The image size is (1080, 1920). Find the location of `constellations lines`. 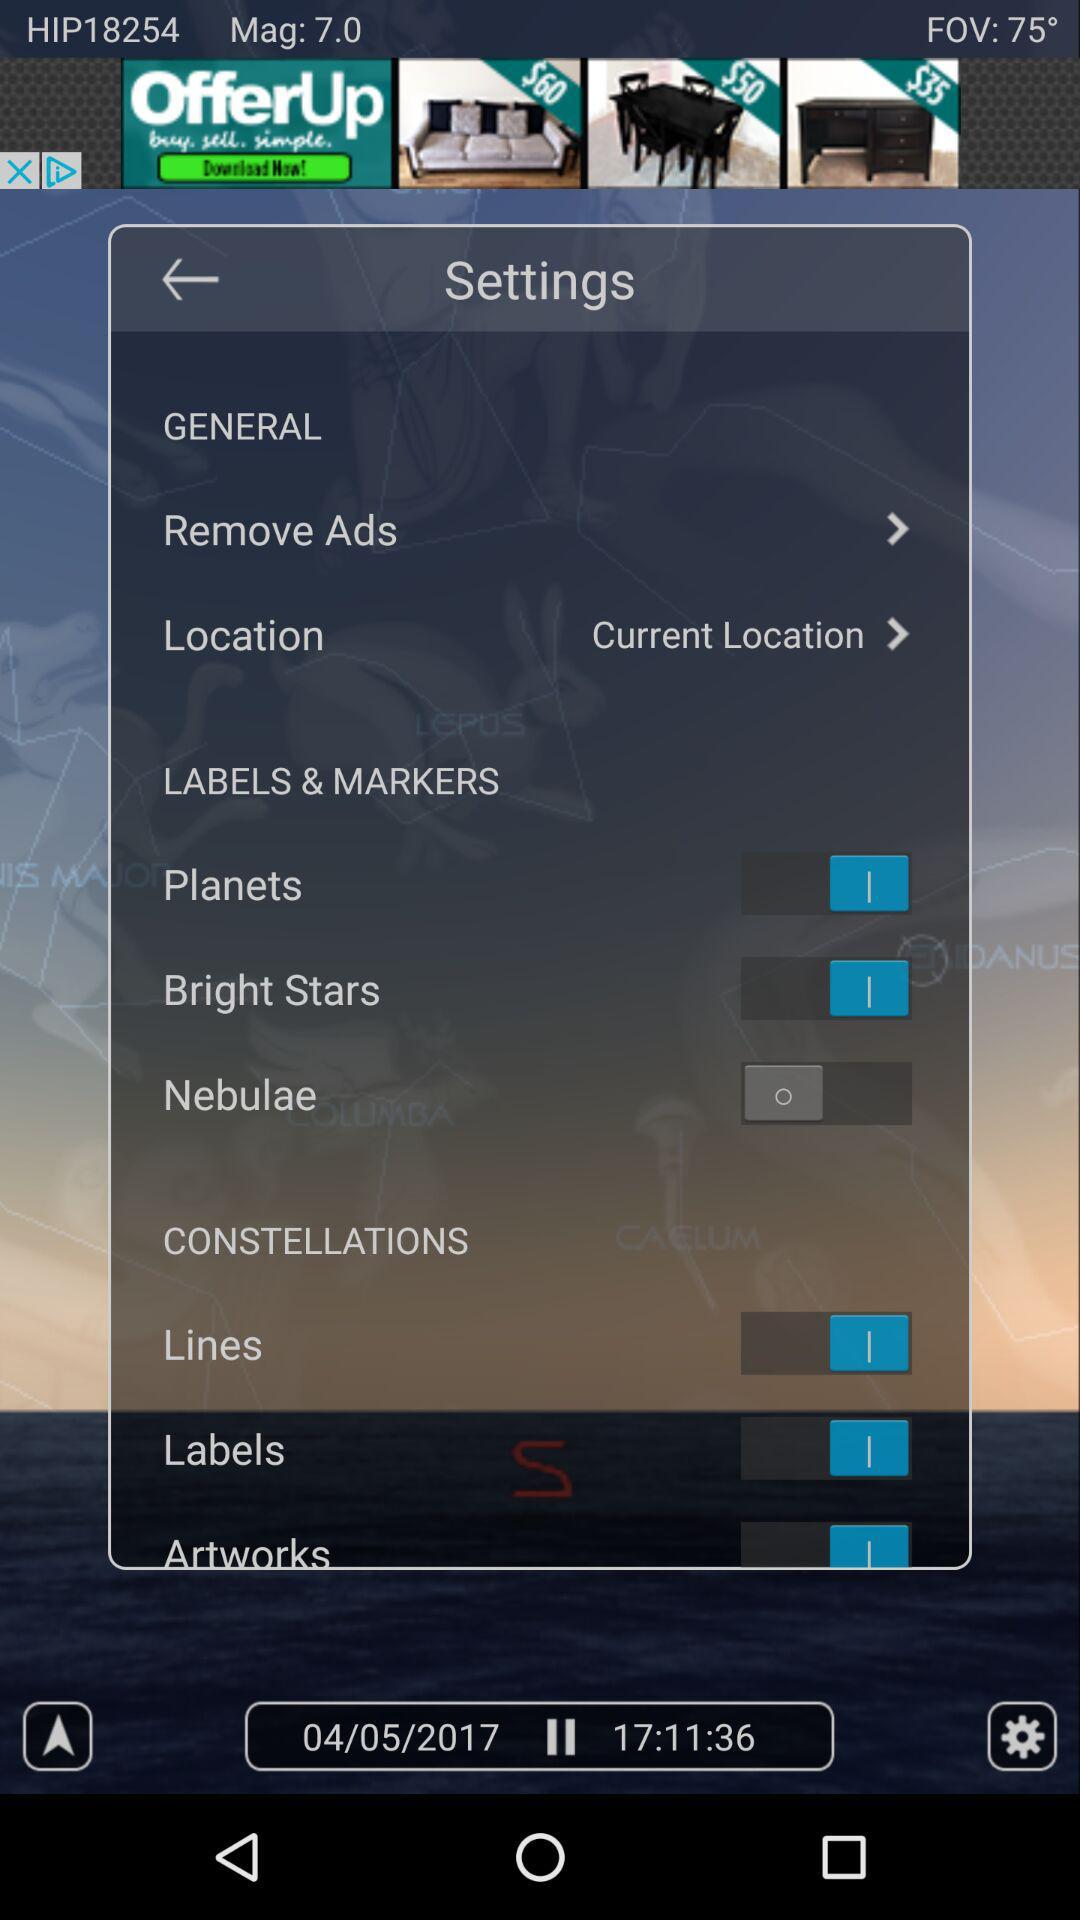

constellations lines is located at coordinates (852, 1343).